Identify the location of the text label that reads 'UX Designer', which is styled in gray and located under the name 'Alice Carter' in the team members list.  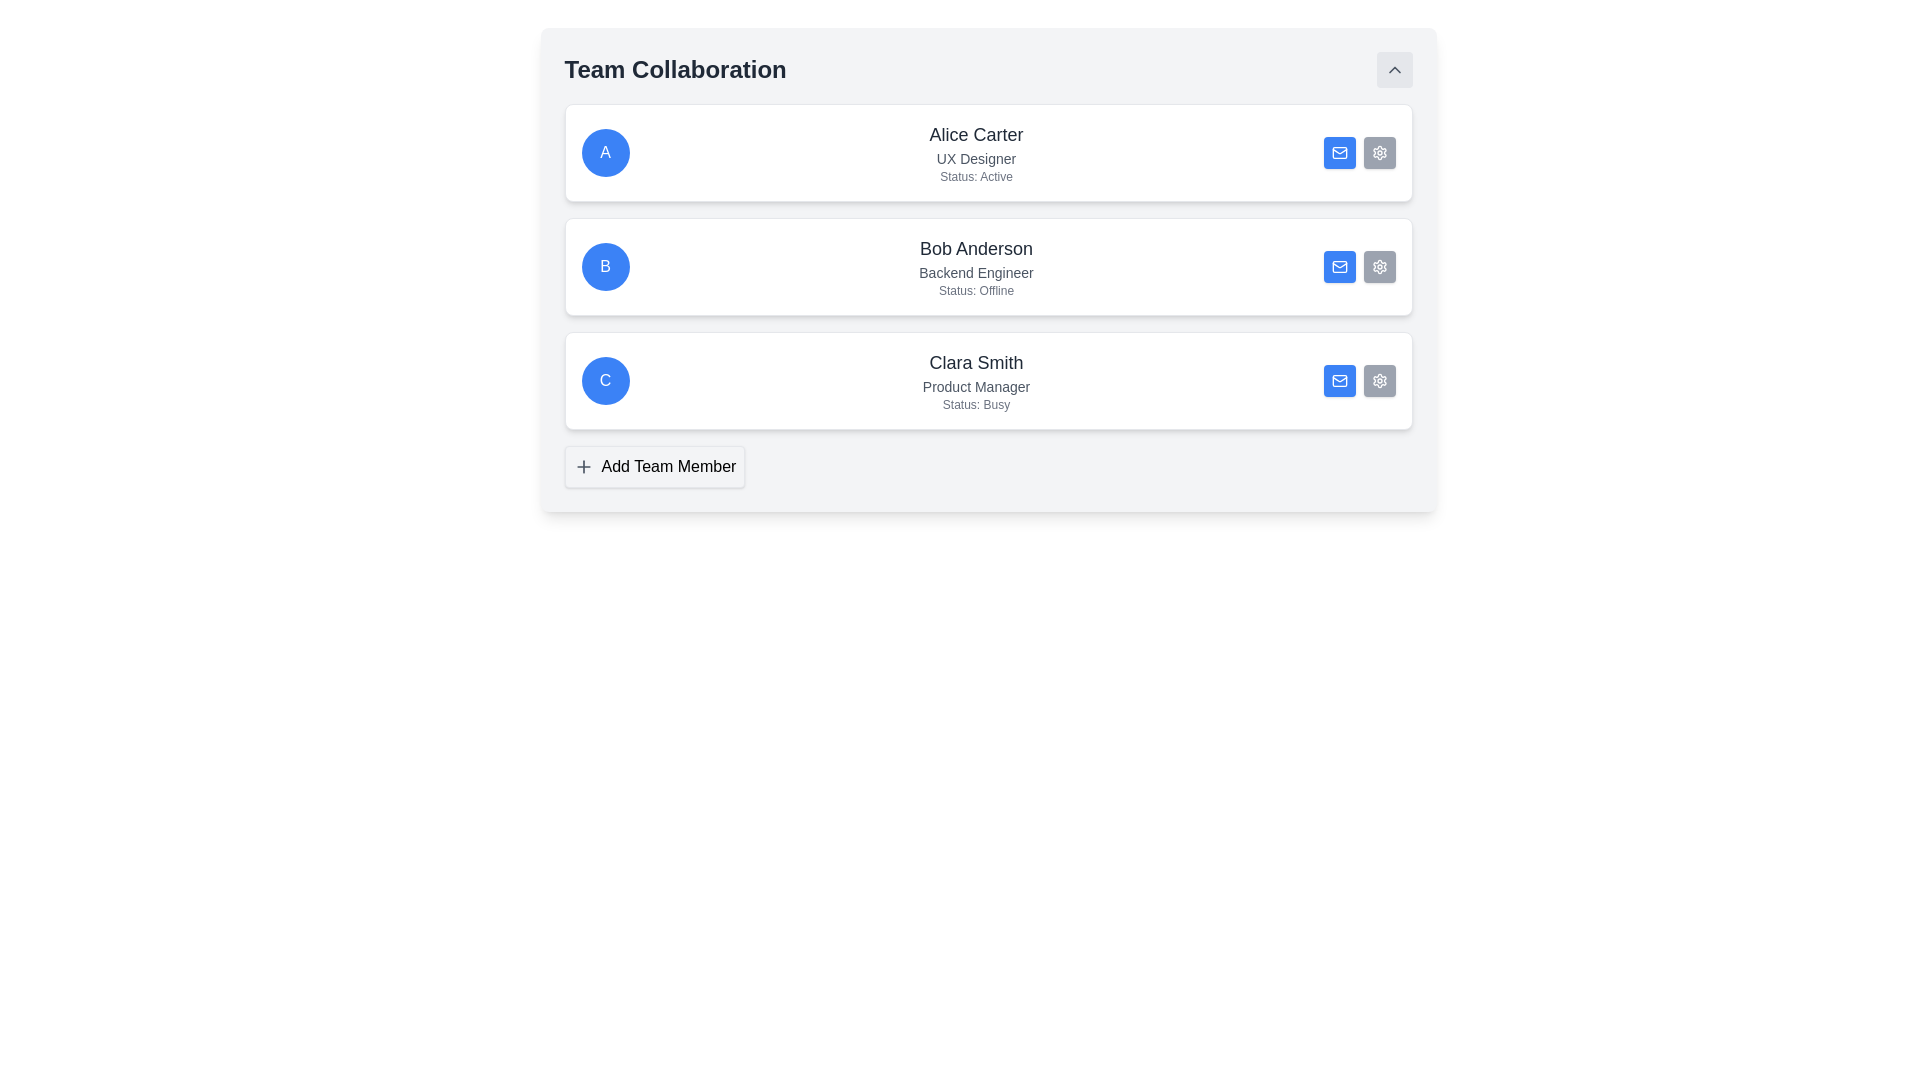
(976, 157).